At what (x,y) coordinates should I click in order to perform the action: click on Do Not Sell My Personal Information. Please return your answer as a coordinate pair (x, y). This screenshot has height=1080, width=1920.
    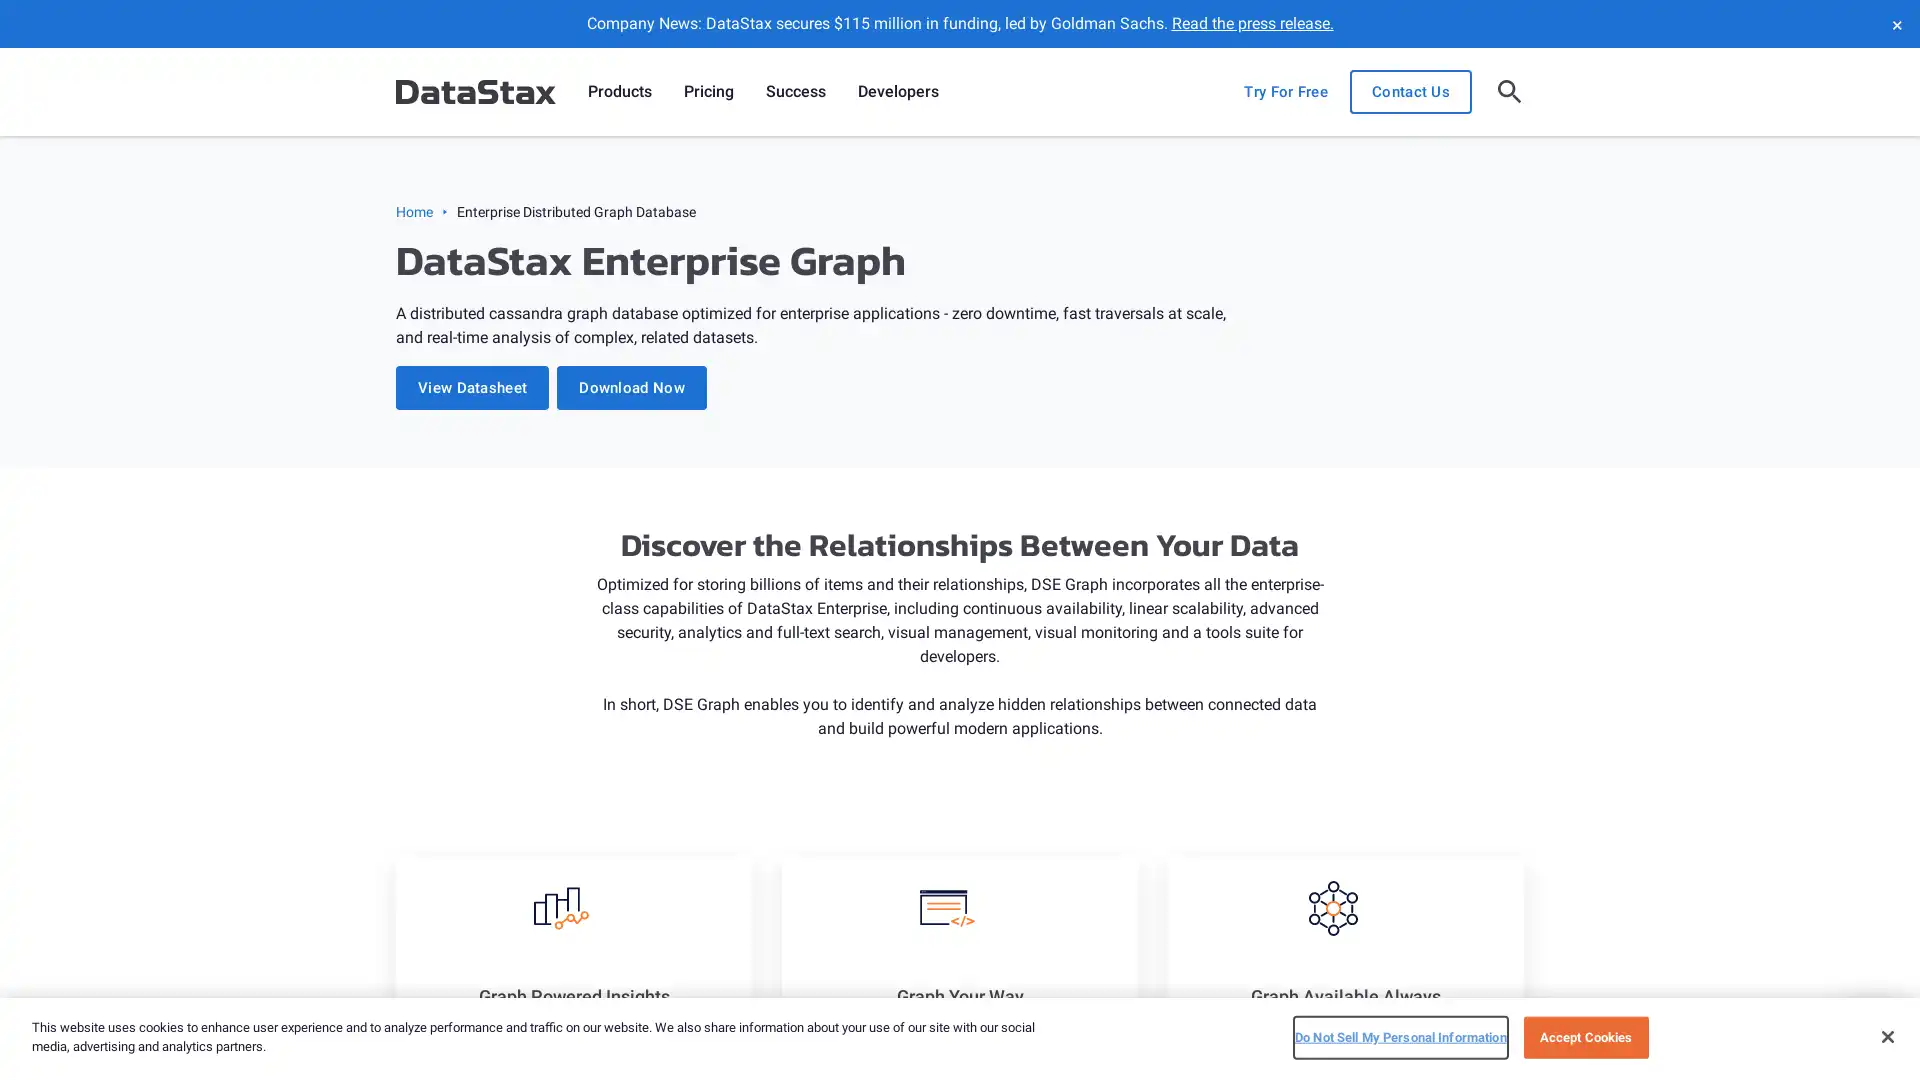
    Looking at the image, I should click on (1399, 1036).